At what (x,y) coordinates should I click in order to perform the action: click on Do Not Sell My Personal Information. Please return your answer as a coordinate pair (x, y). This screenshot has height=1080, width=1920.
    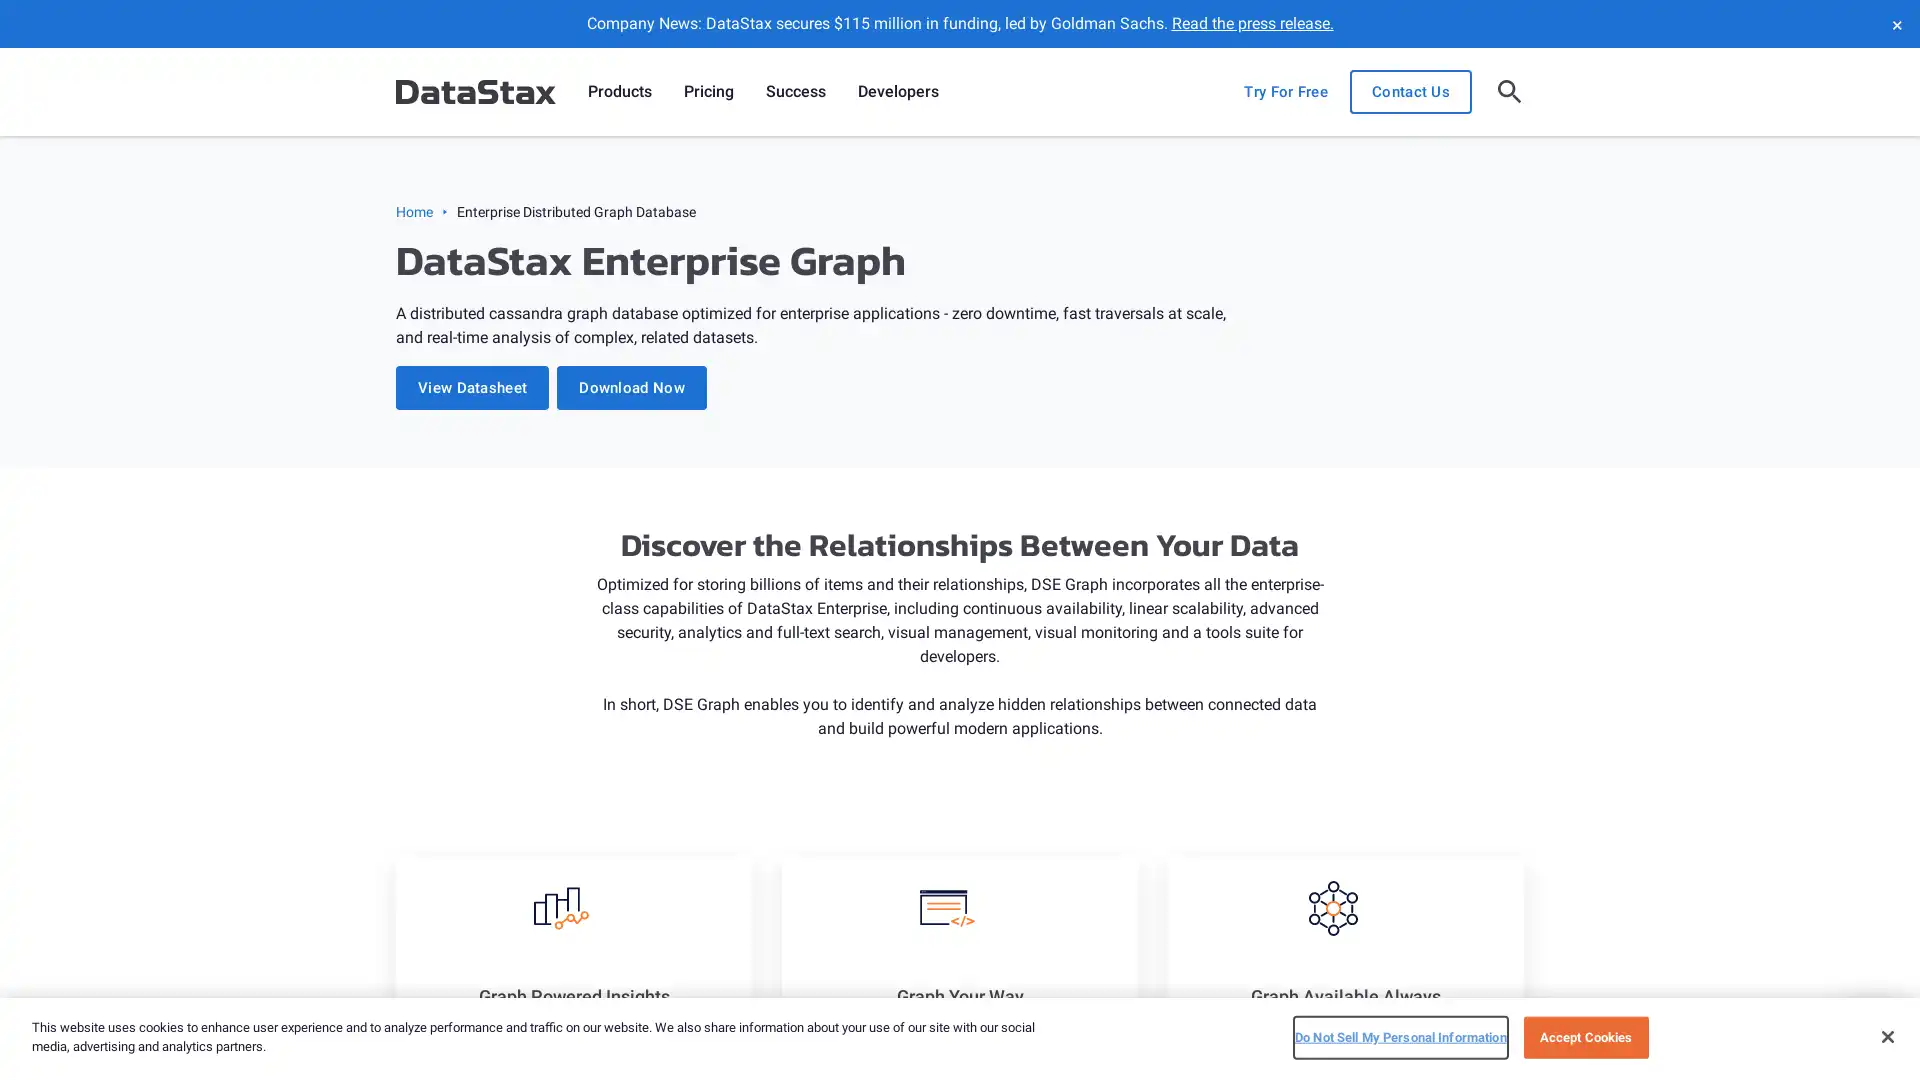
    Looking at the image, I should click on (1399, 1036).